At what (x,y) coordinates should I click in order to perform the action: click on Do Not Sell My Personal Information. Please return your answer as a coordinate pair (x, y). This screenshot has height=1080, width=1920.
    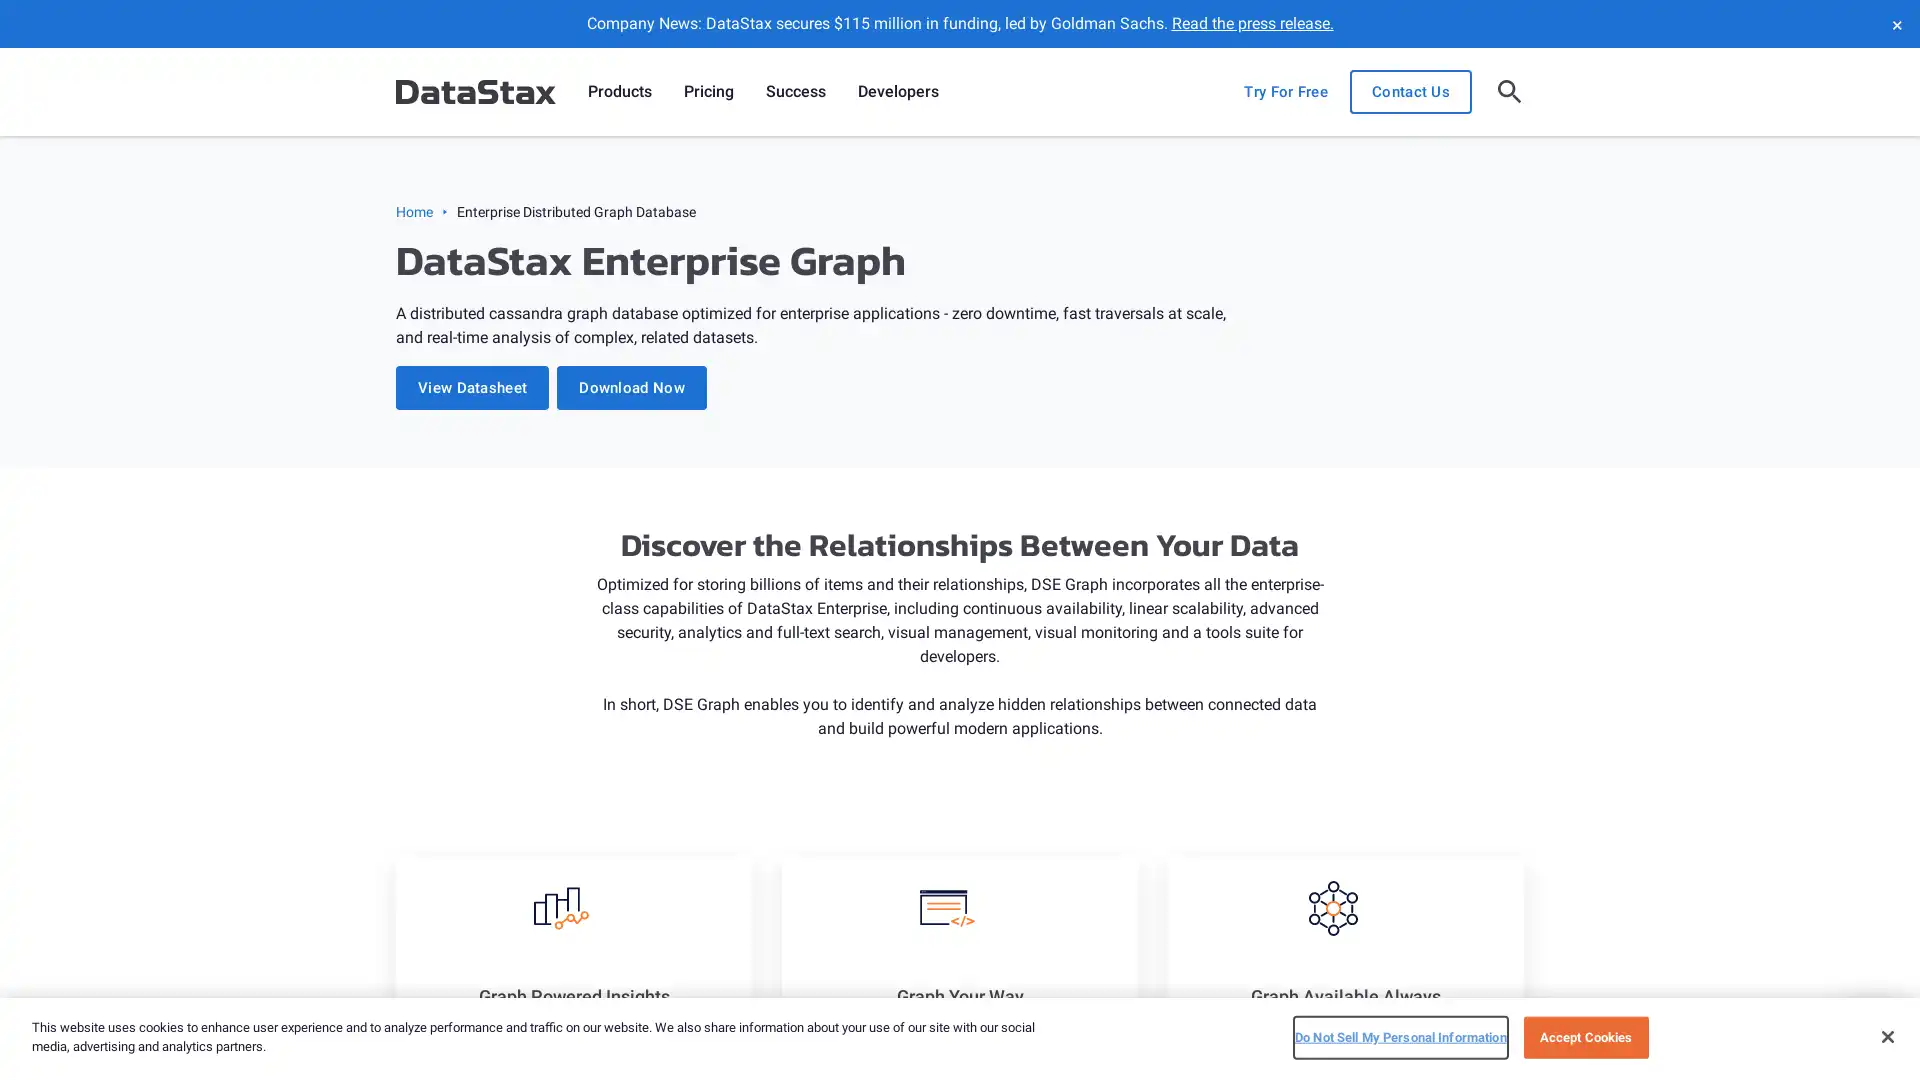
    Looking at the image, I should click on (1399, 1036).